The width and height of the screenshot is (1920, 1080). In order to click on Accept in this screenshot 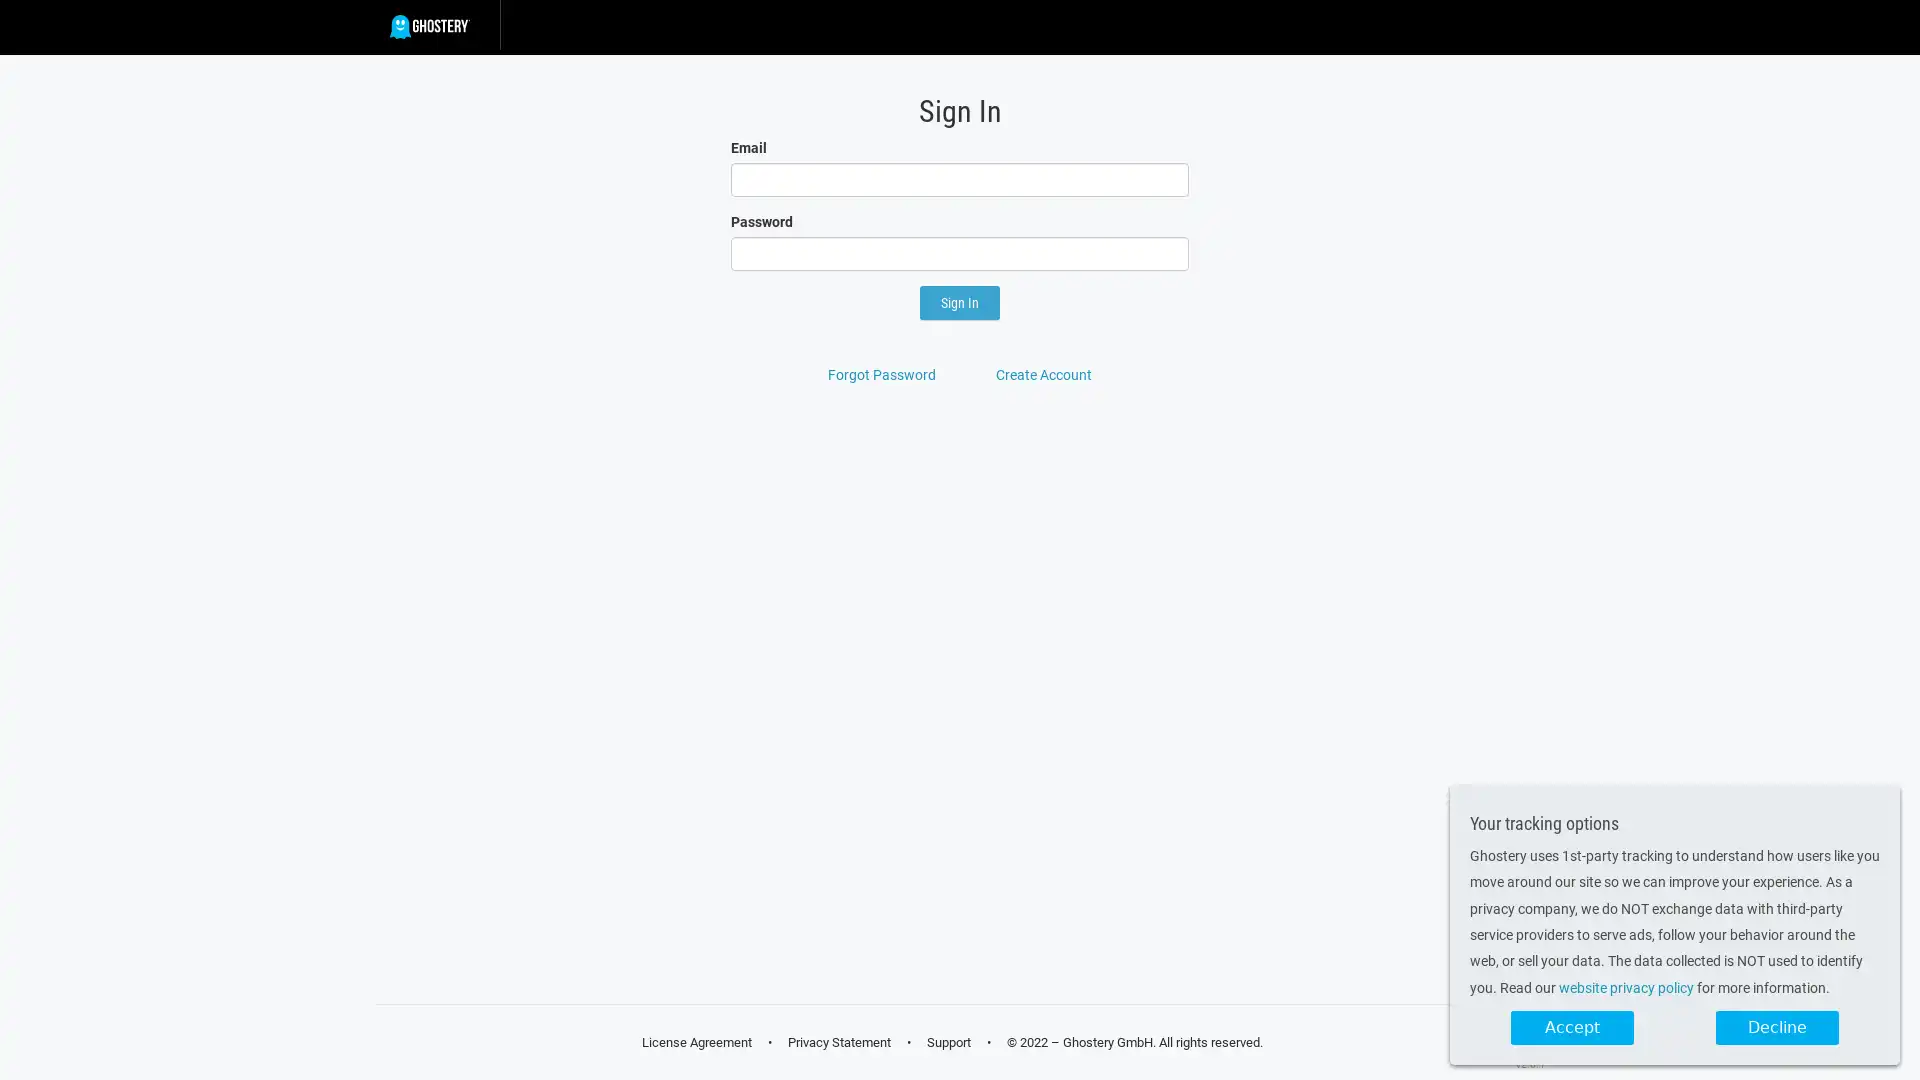, I will do `click(1571, 1028)`.